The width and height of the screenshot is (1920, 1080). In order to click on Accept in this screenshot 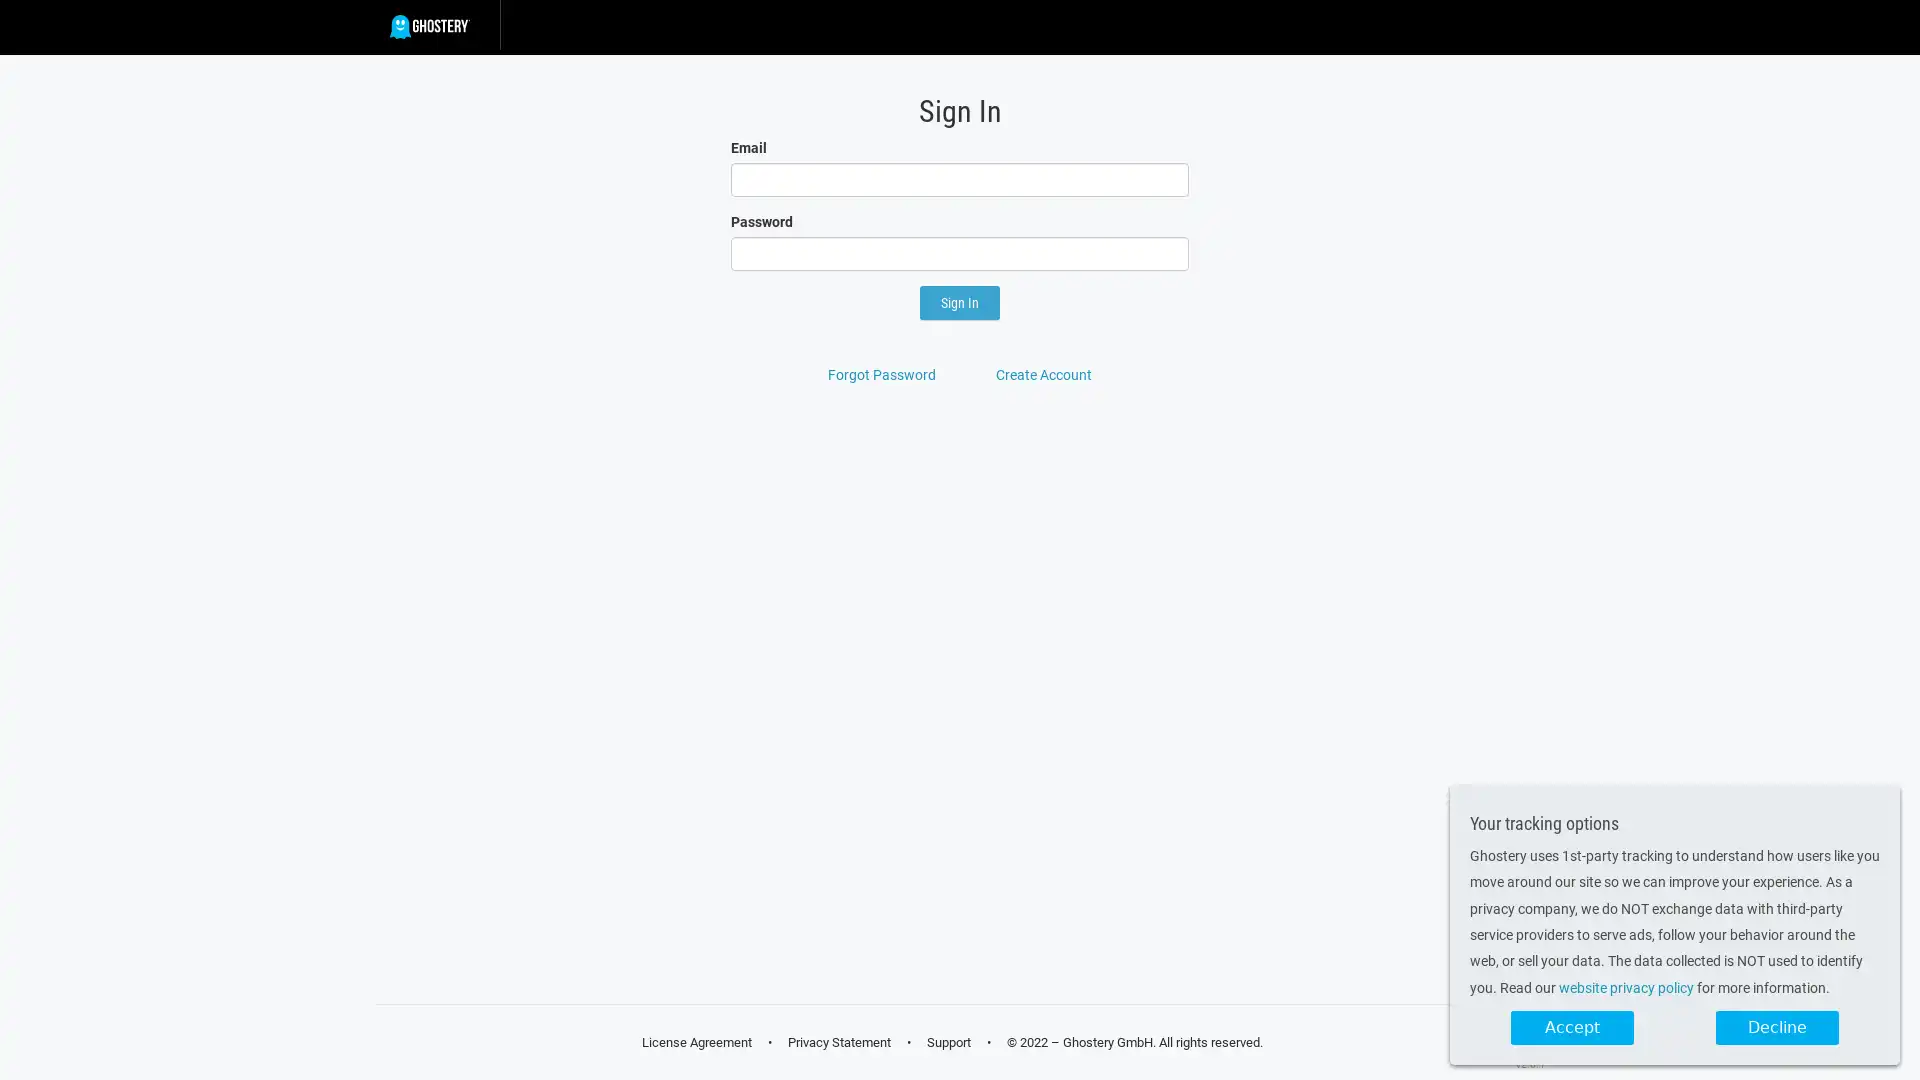, I will do `click(1571, 1028)`.